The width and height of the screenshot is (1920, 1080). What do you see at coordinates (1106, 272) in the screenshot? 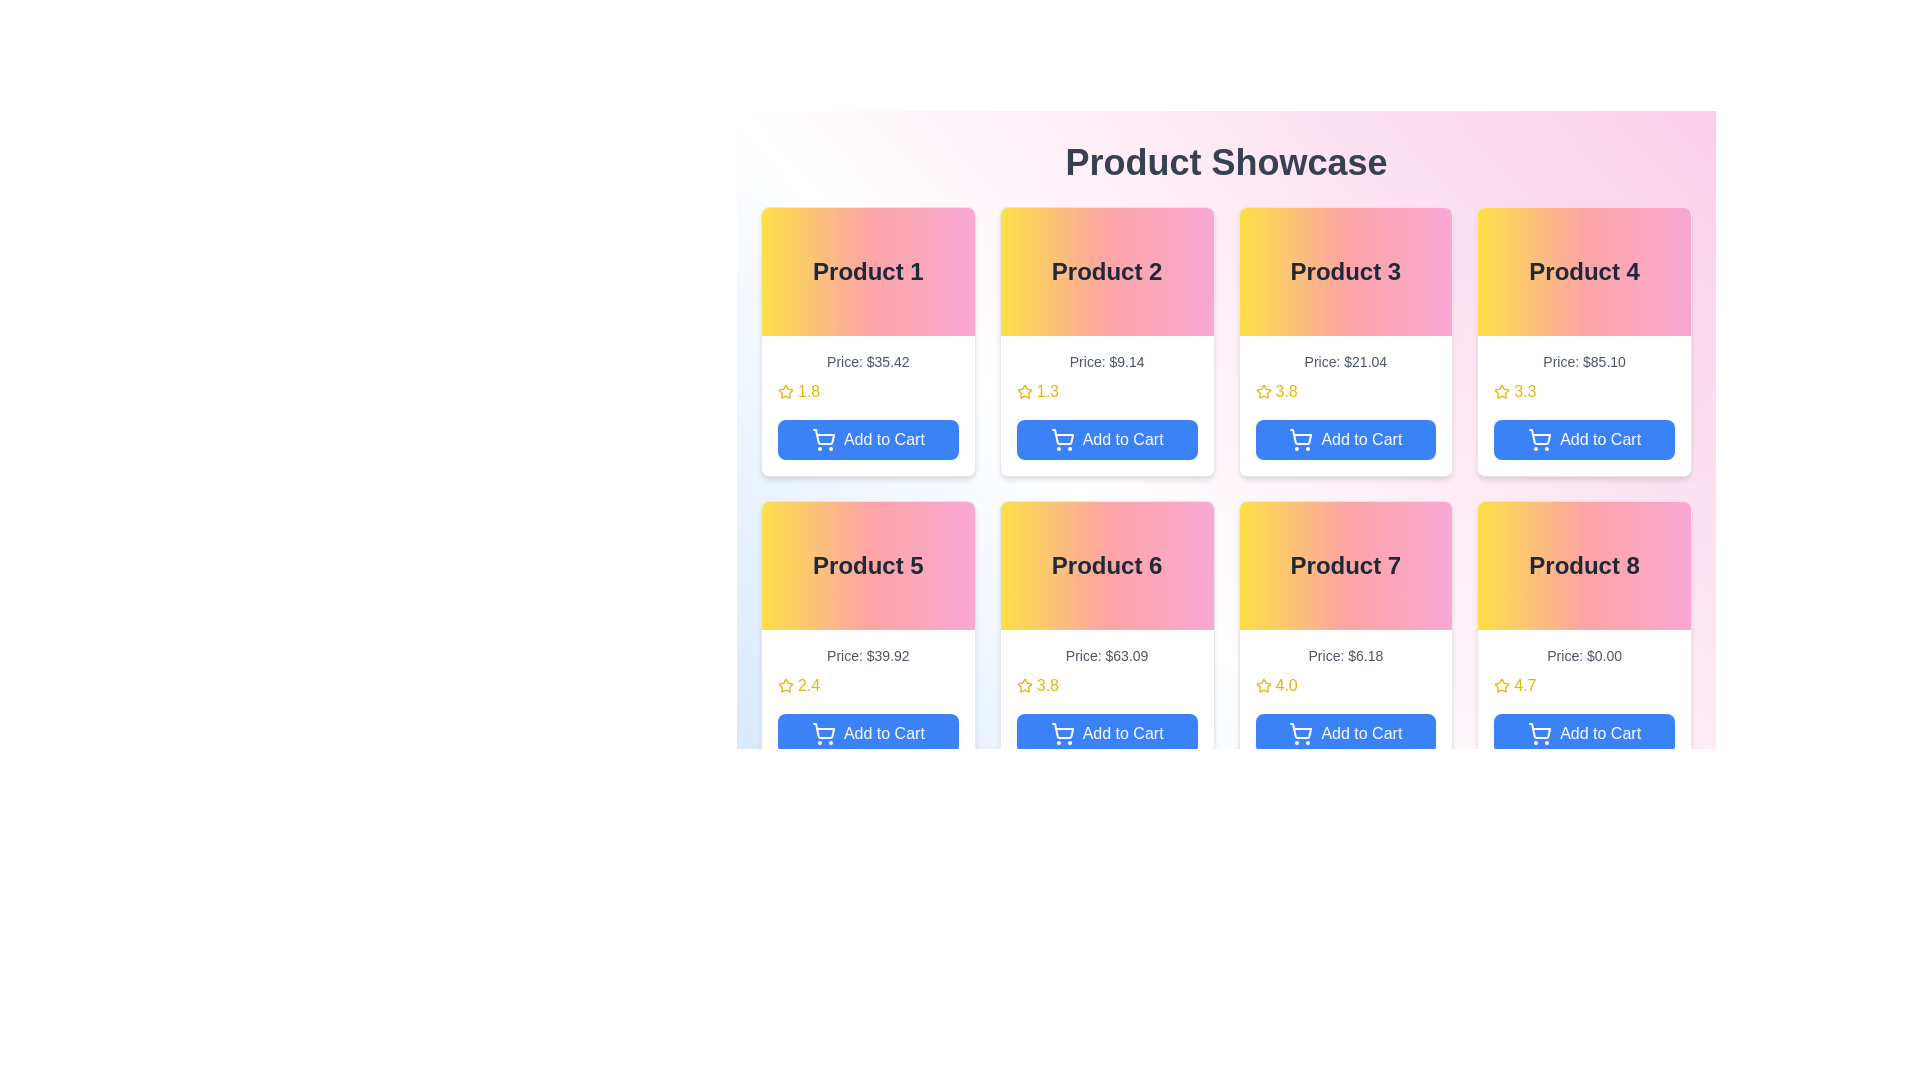
I see `the Text display with styled background that serves as the title or header for a product listing, located at the top middle of the interface in the second column of the first row` at bounding box center [1106, 272].